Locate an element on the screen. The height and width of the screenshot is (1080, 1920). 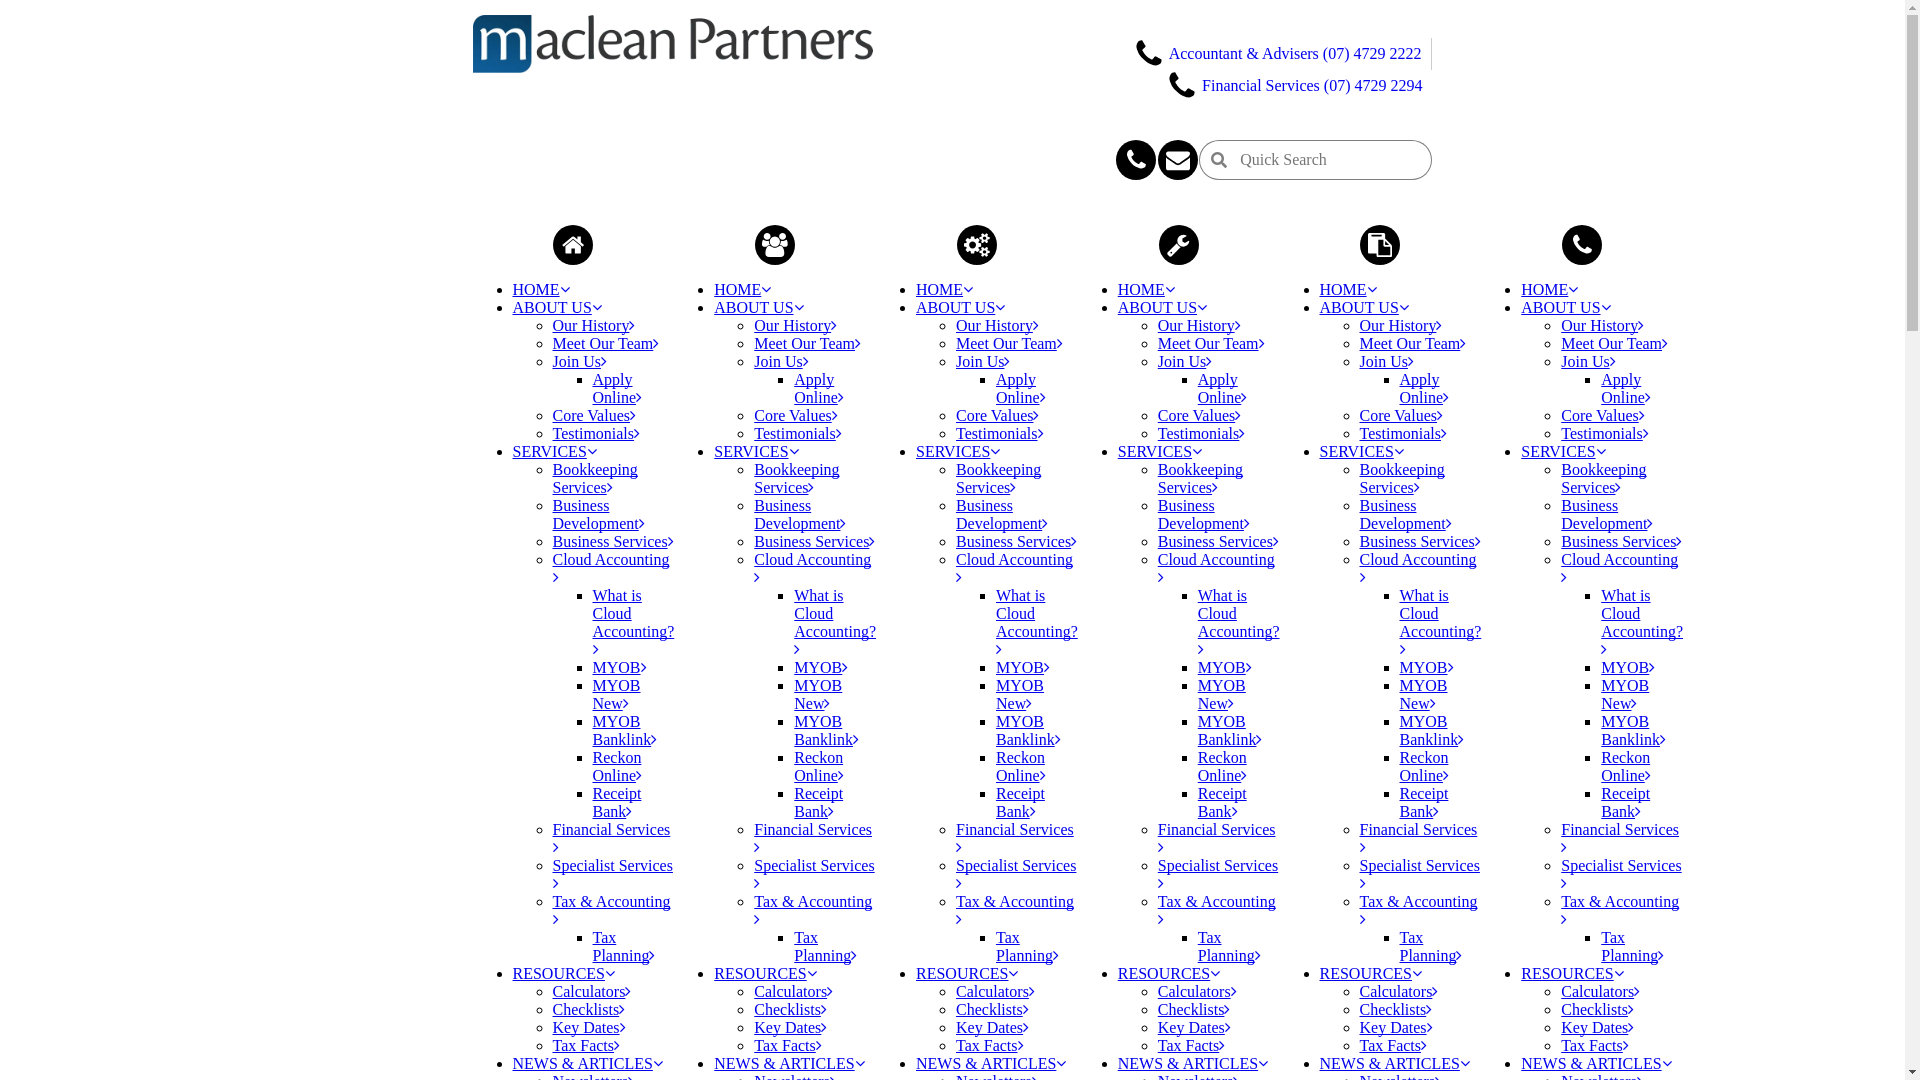
'Checklists' is located at coordinates (1596, 1009).